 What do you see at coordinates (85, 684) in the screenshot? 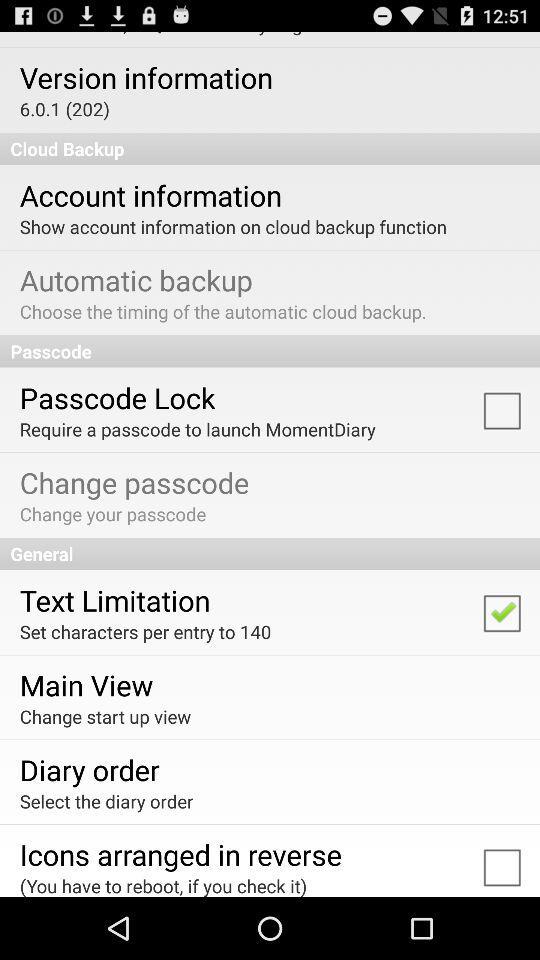
I see `main view app` at bounding box center [85, 684].